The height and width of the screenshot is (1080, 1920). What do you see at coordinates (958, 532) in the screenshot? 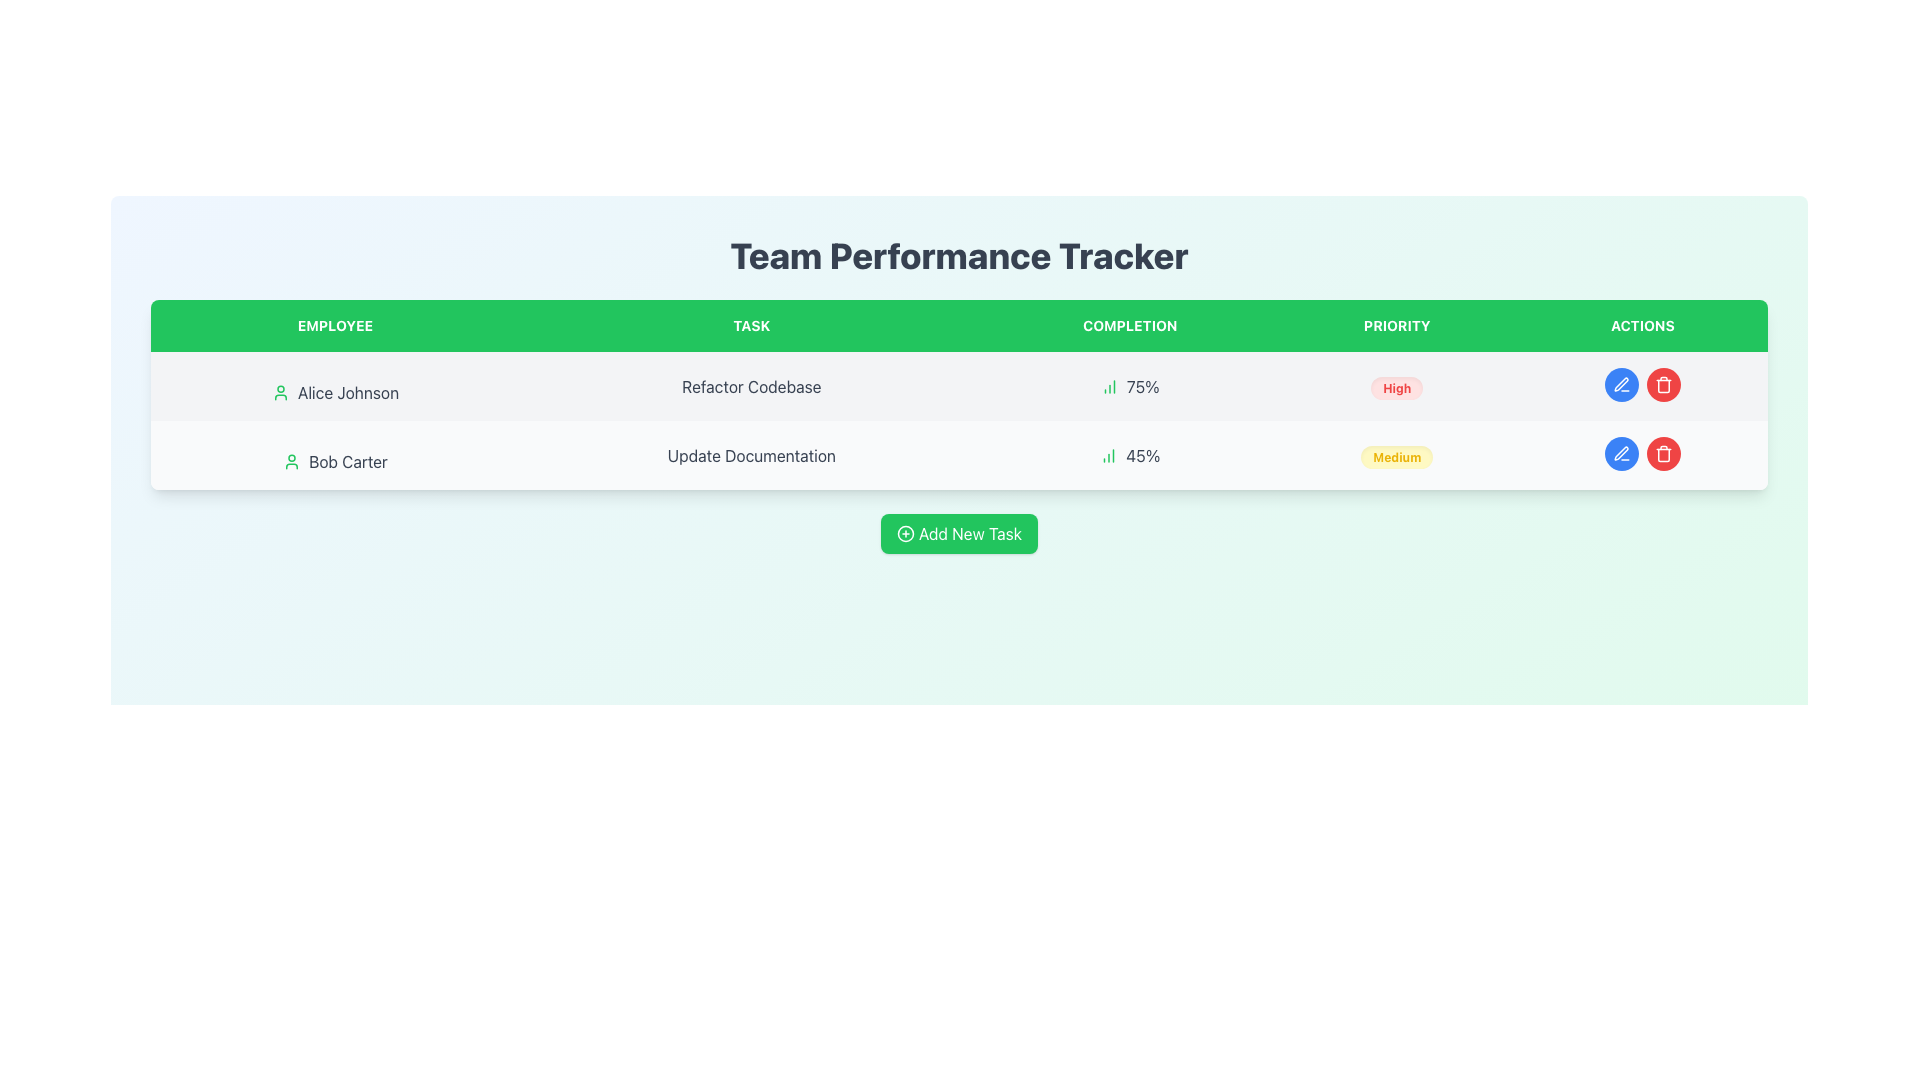
I see `the green button labeled 'Add New Task' with a plus-circle icon, located centrally beneath the team performance table` at bounding box center [958, 532].